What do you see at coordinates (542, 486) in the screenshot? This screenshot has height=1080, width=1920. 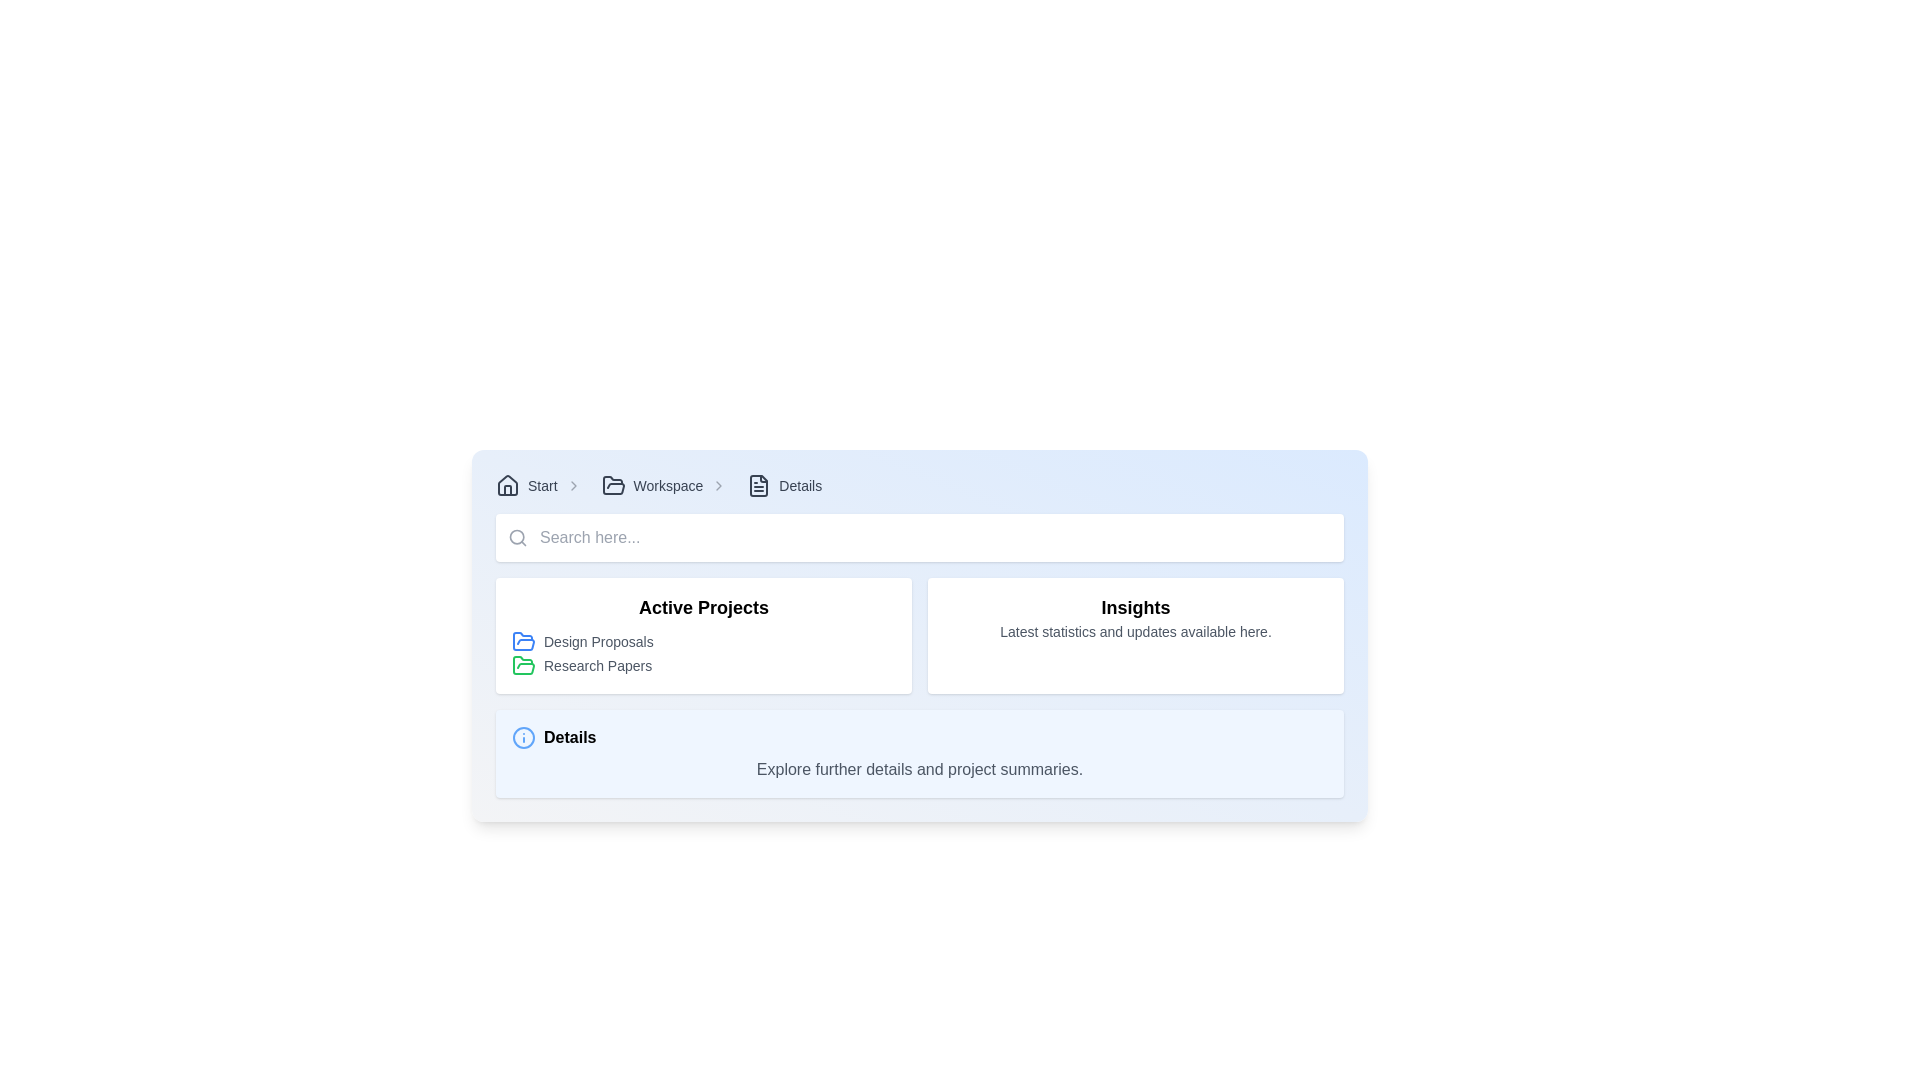 I see `the 'Start' text label inside the navigation link` at bounding box center [542, 486].